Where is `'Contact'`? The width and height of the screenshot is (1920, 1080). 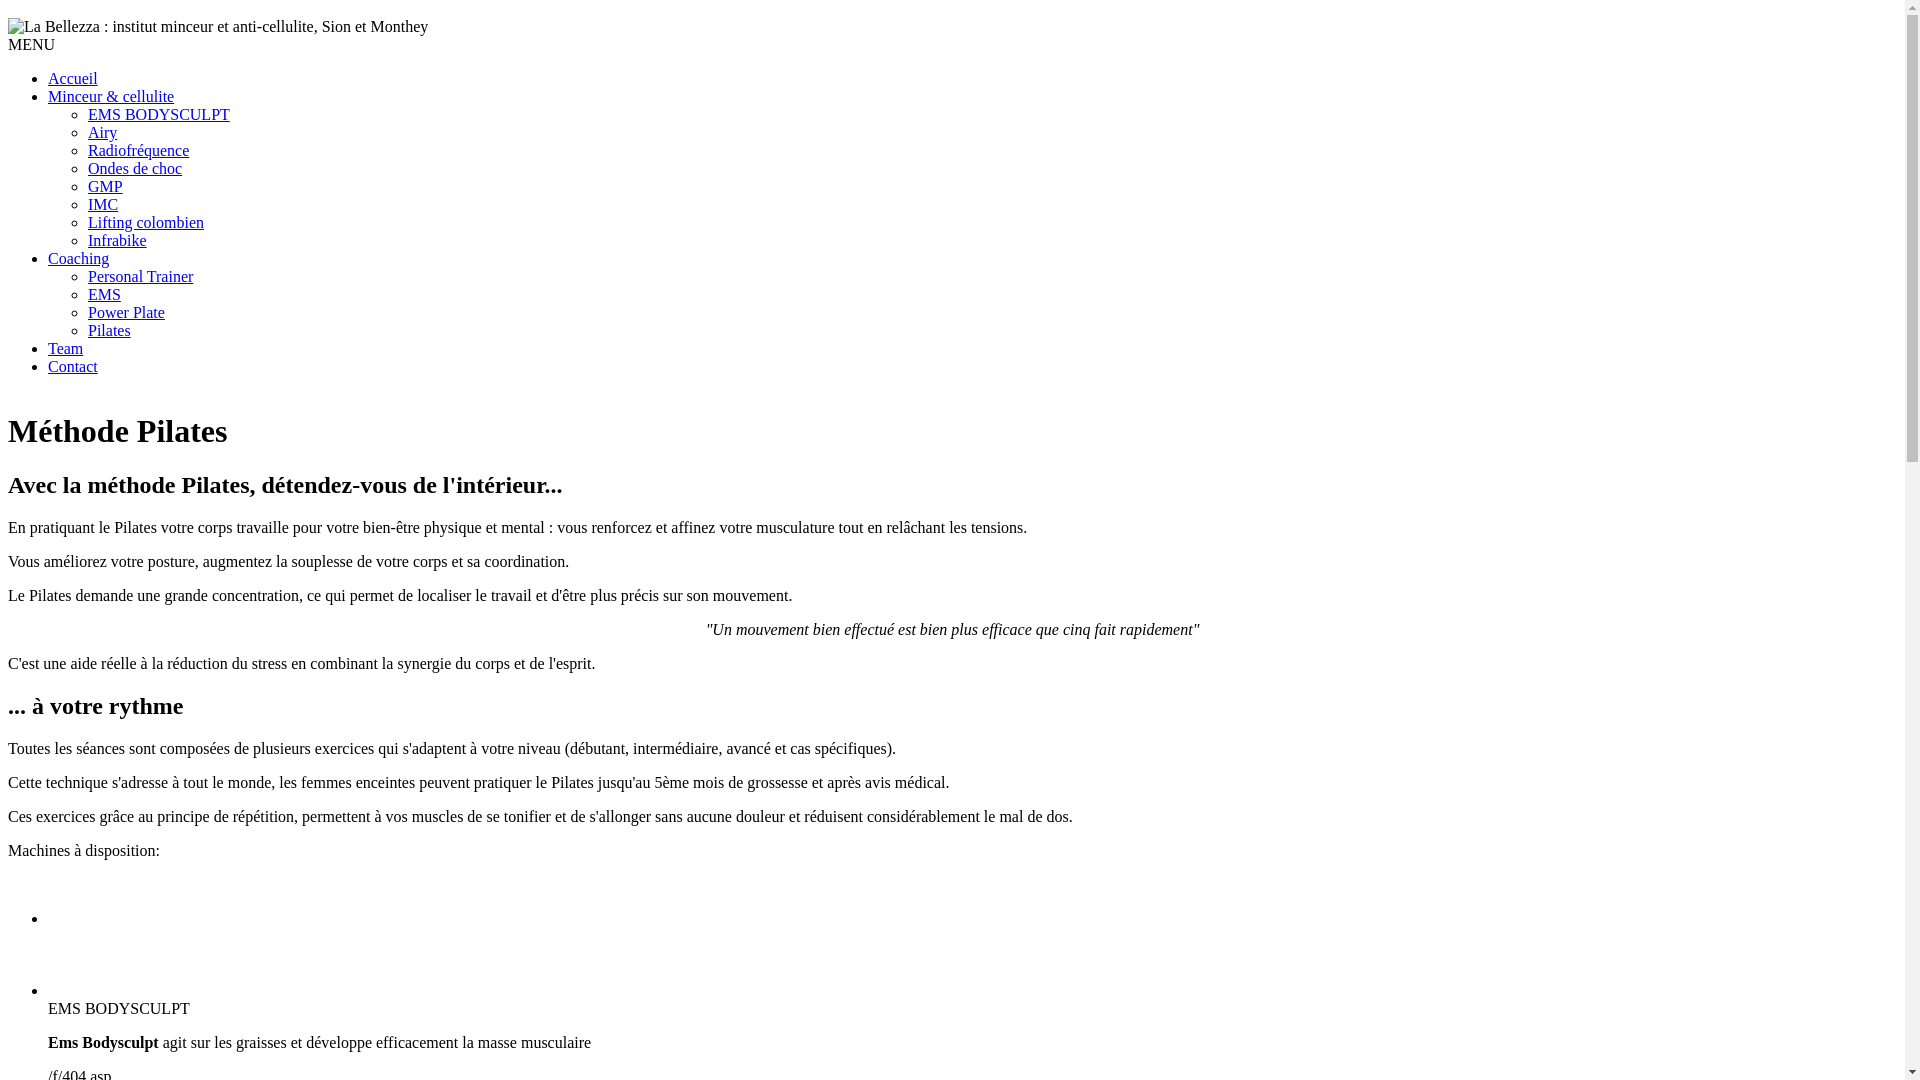
'Contact' is located at coordinates (72, 366).